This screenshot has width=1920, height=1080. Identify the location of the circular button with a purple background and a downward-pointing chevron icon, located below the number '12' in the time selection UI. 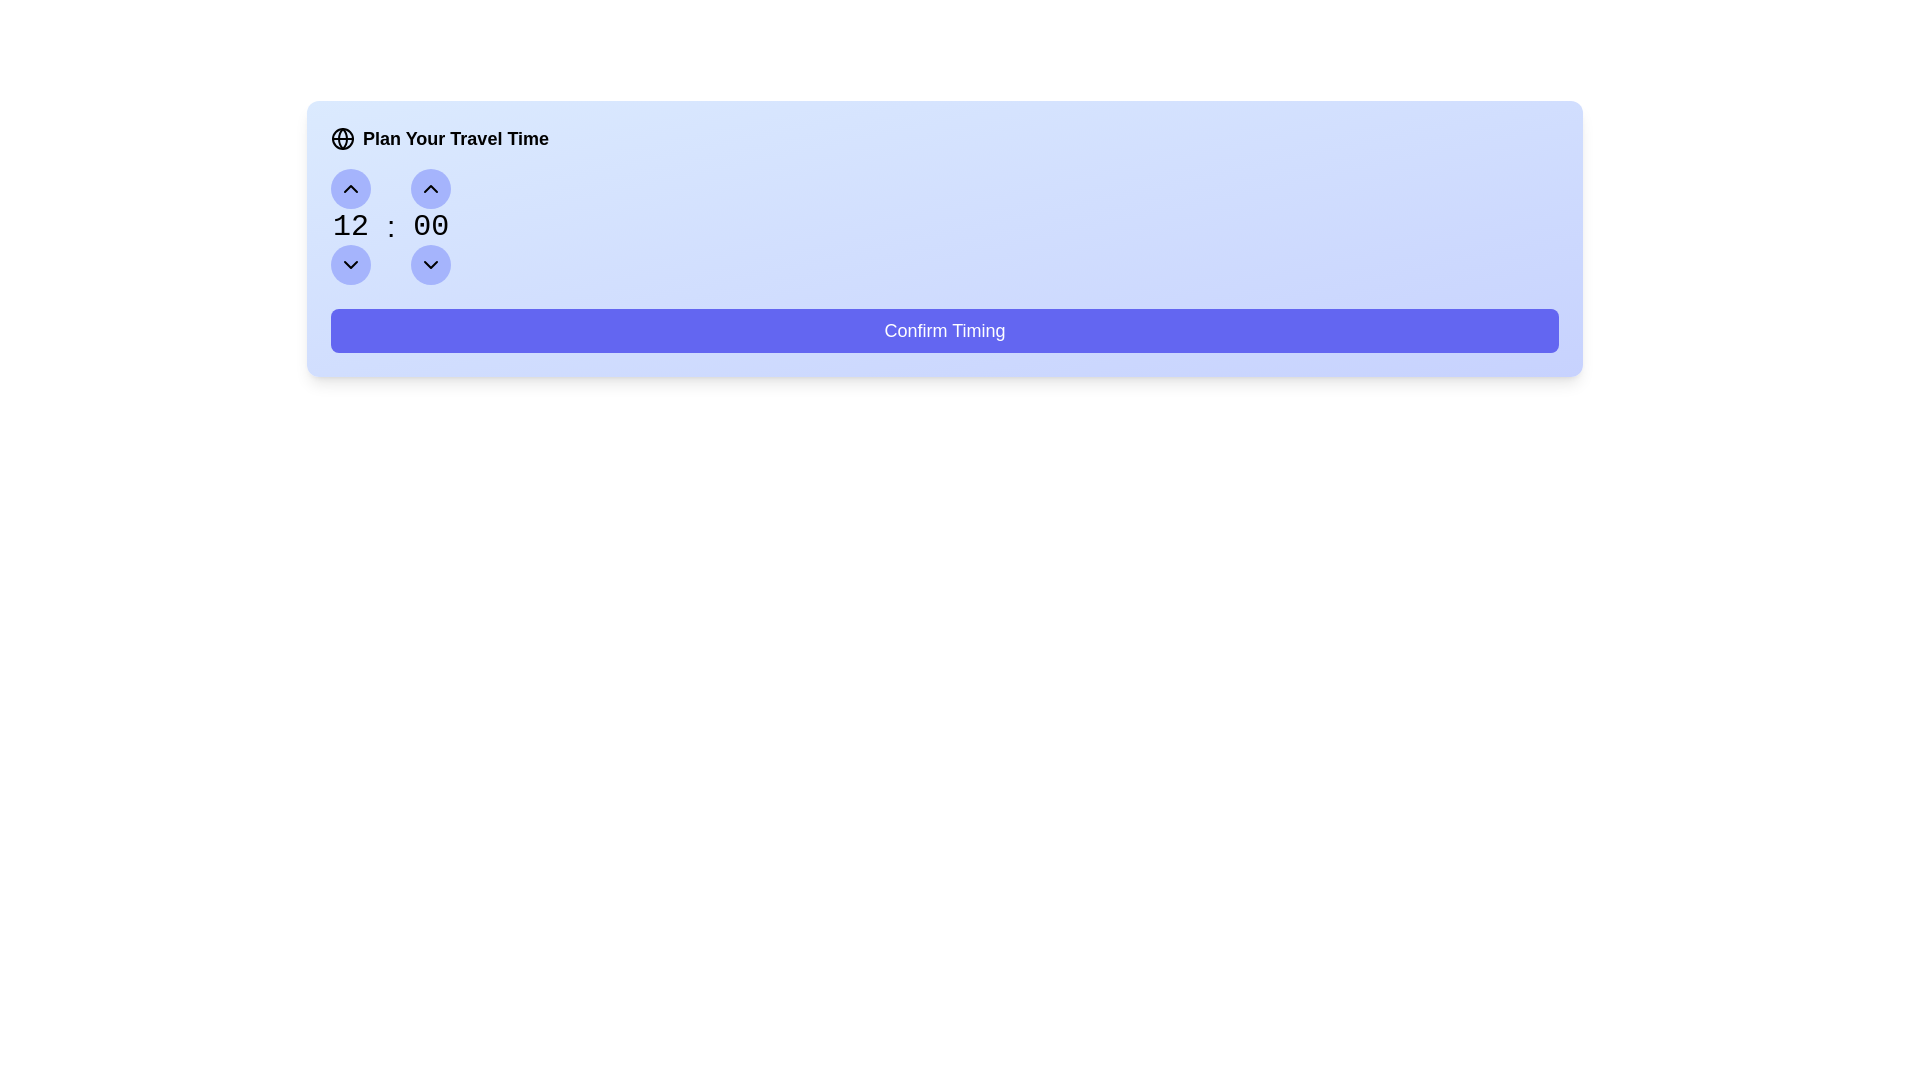
(350, 264).